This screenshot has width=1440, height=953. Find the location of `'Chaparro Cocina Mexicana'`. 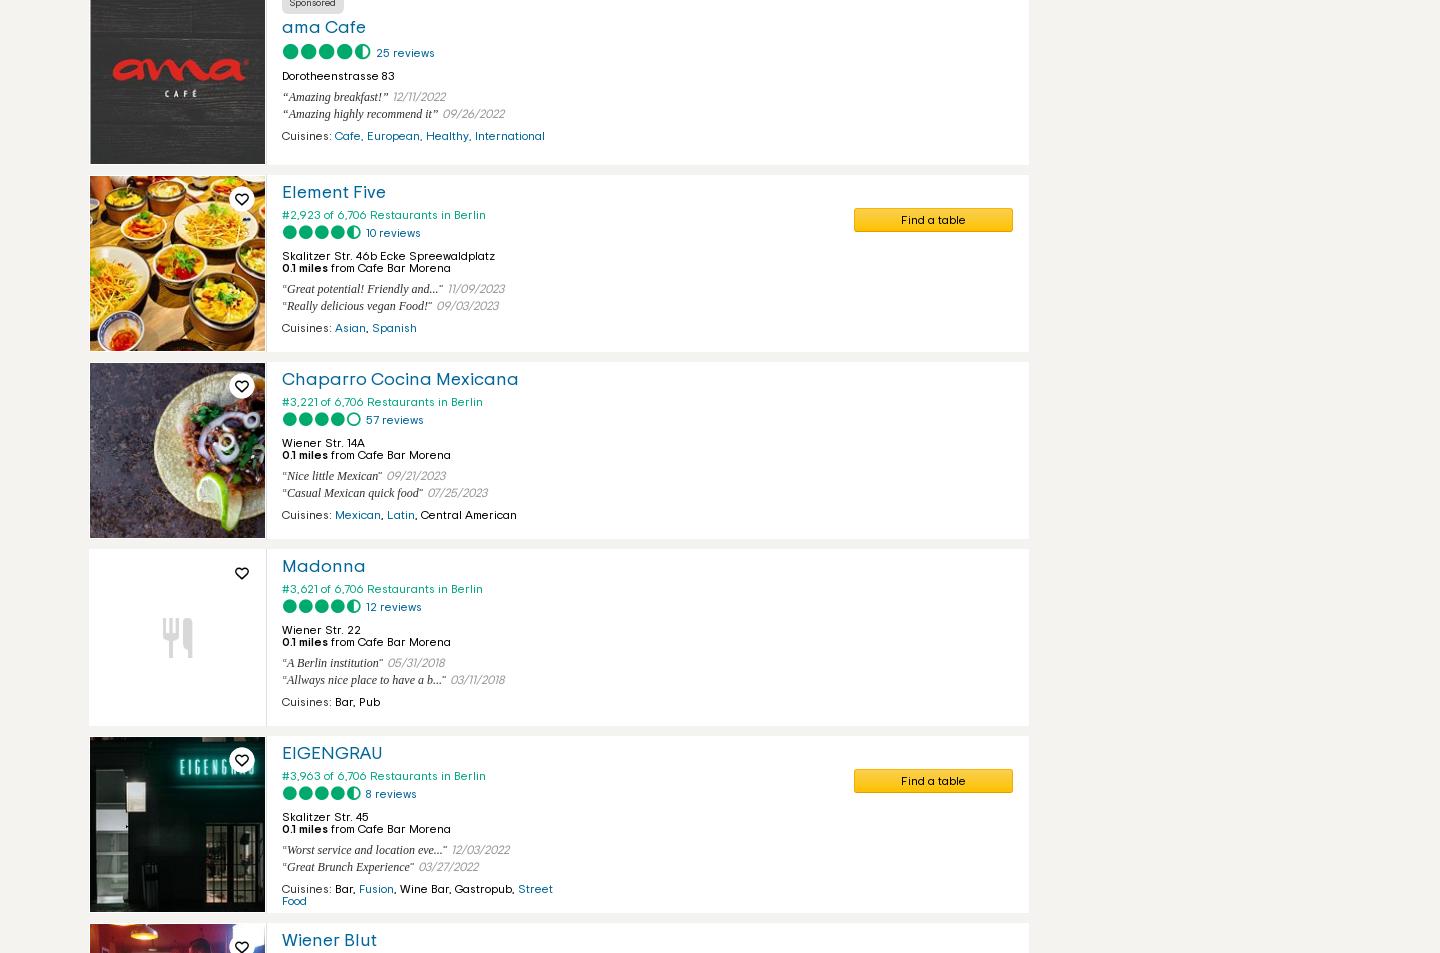

'Chaparro Cocina Mexicana' is located at coordinates (399, 378).